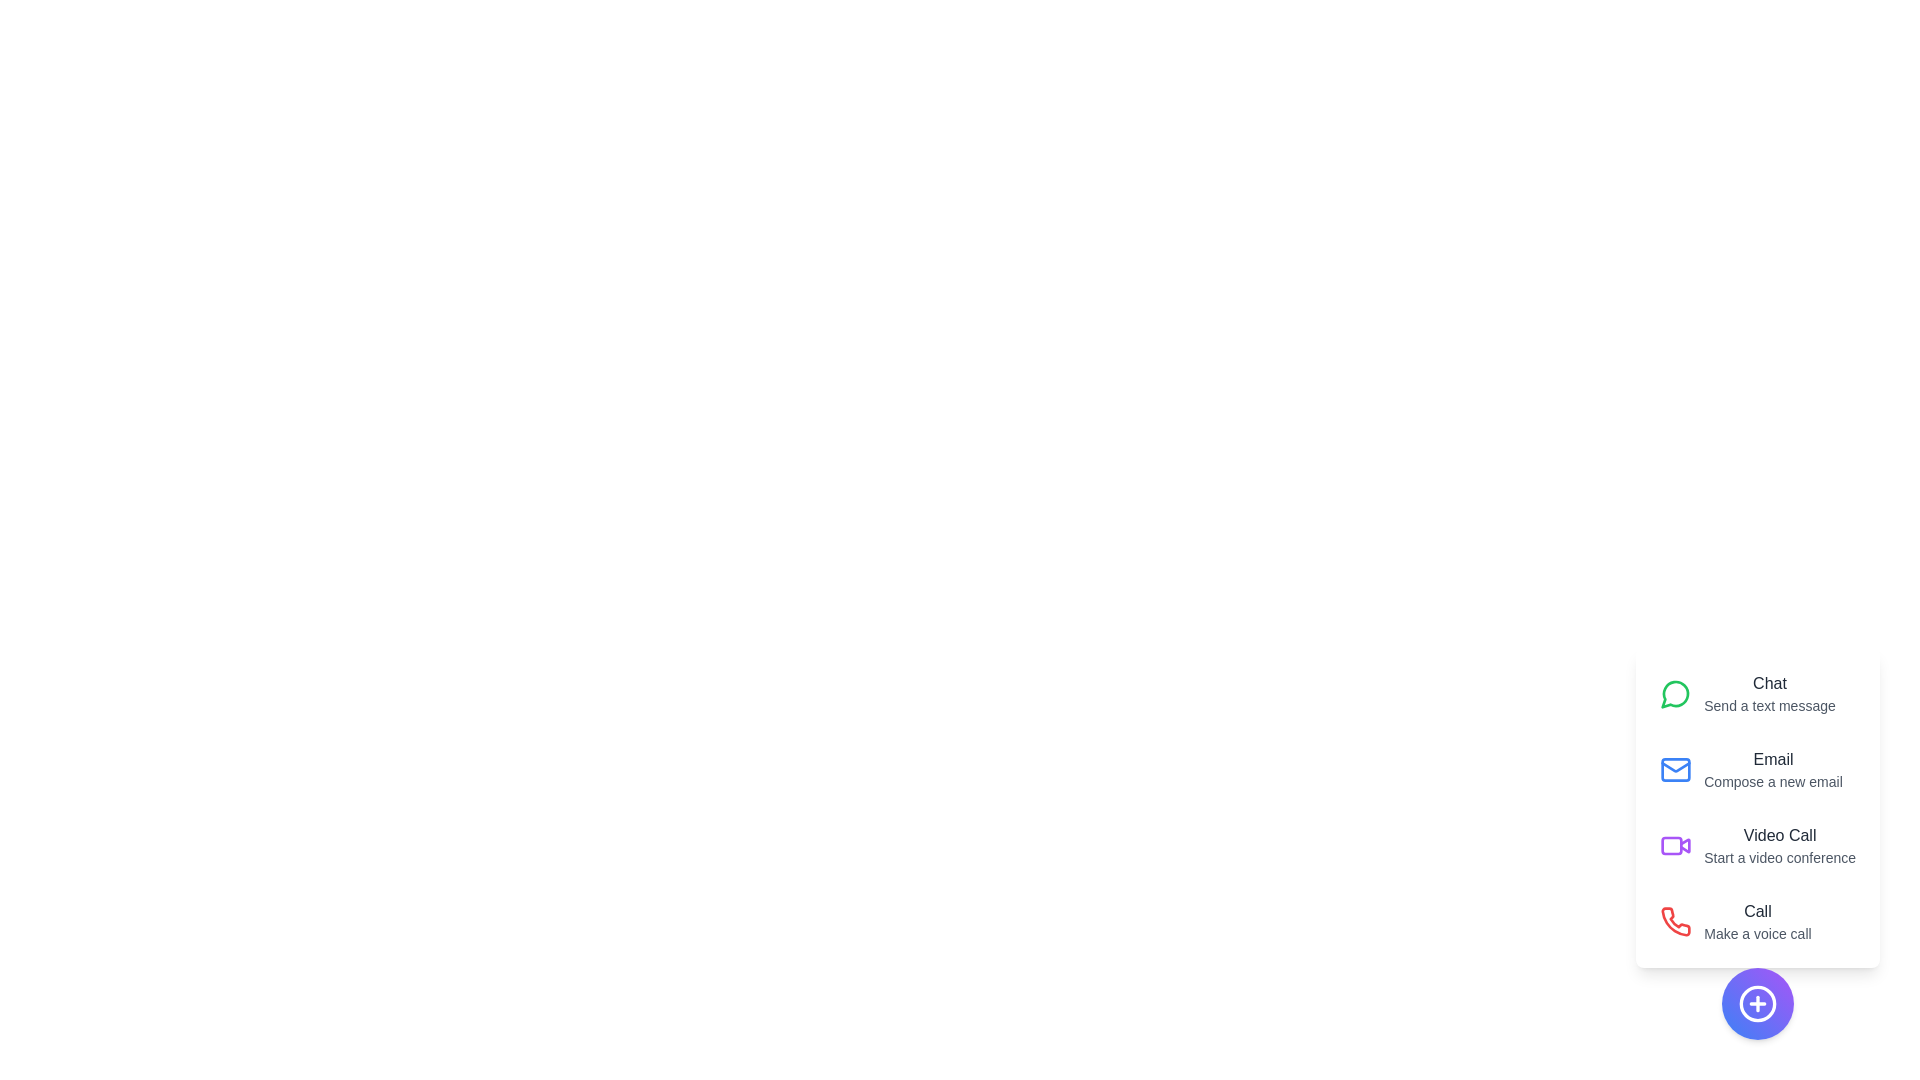  Describe the element at coordinates (1757, 693) in the screenshot. I see `the 'Chat' action to initiate a text message` at that location.